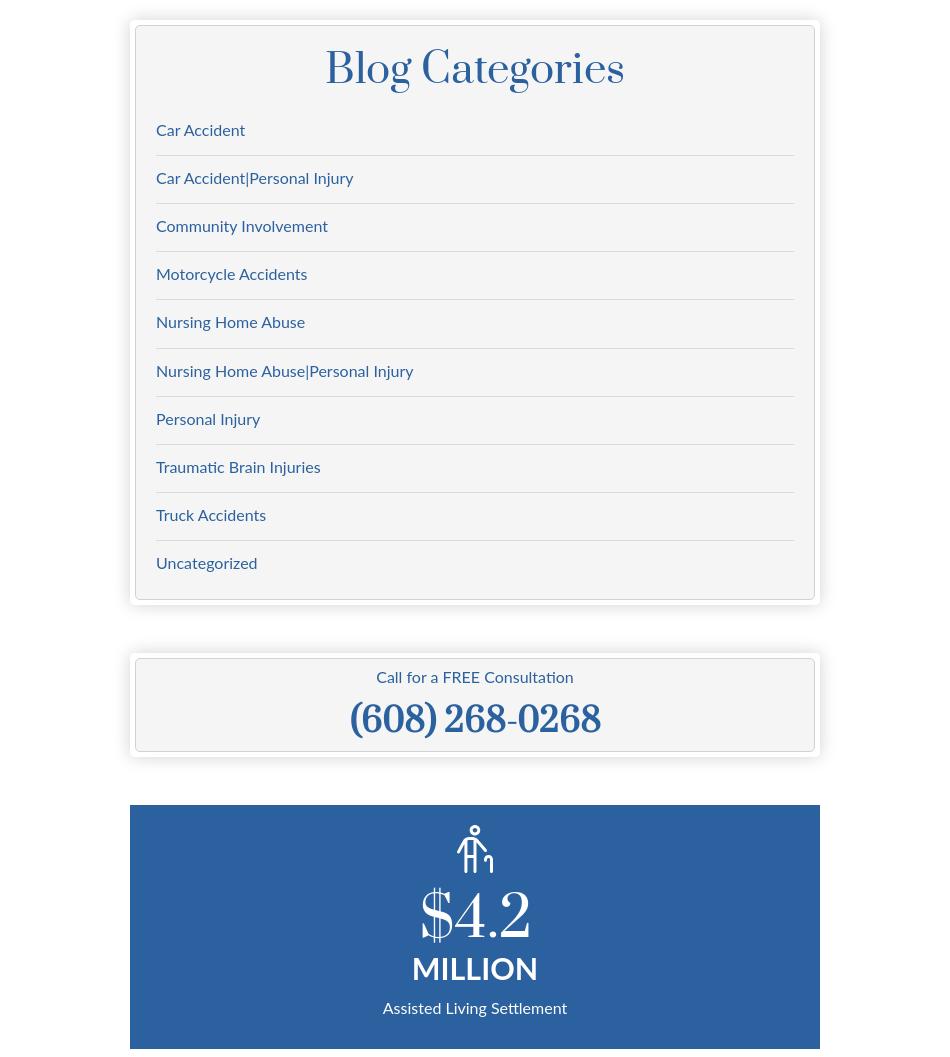 The width and height of the screenshot is (950, 1057). What do you see at coordinates (473, 920) in the screenshot?
I see `'$4.2'` at bounding box center [473, 920].